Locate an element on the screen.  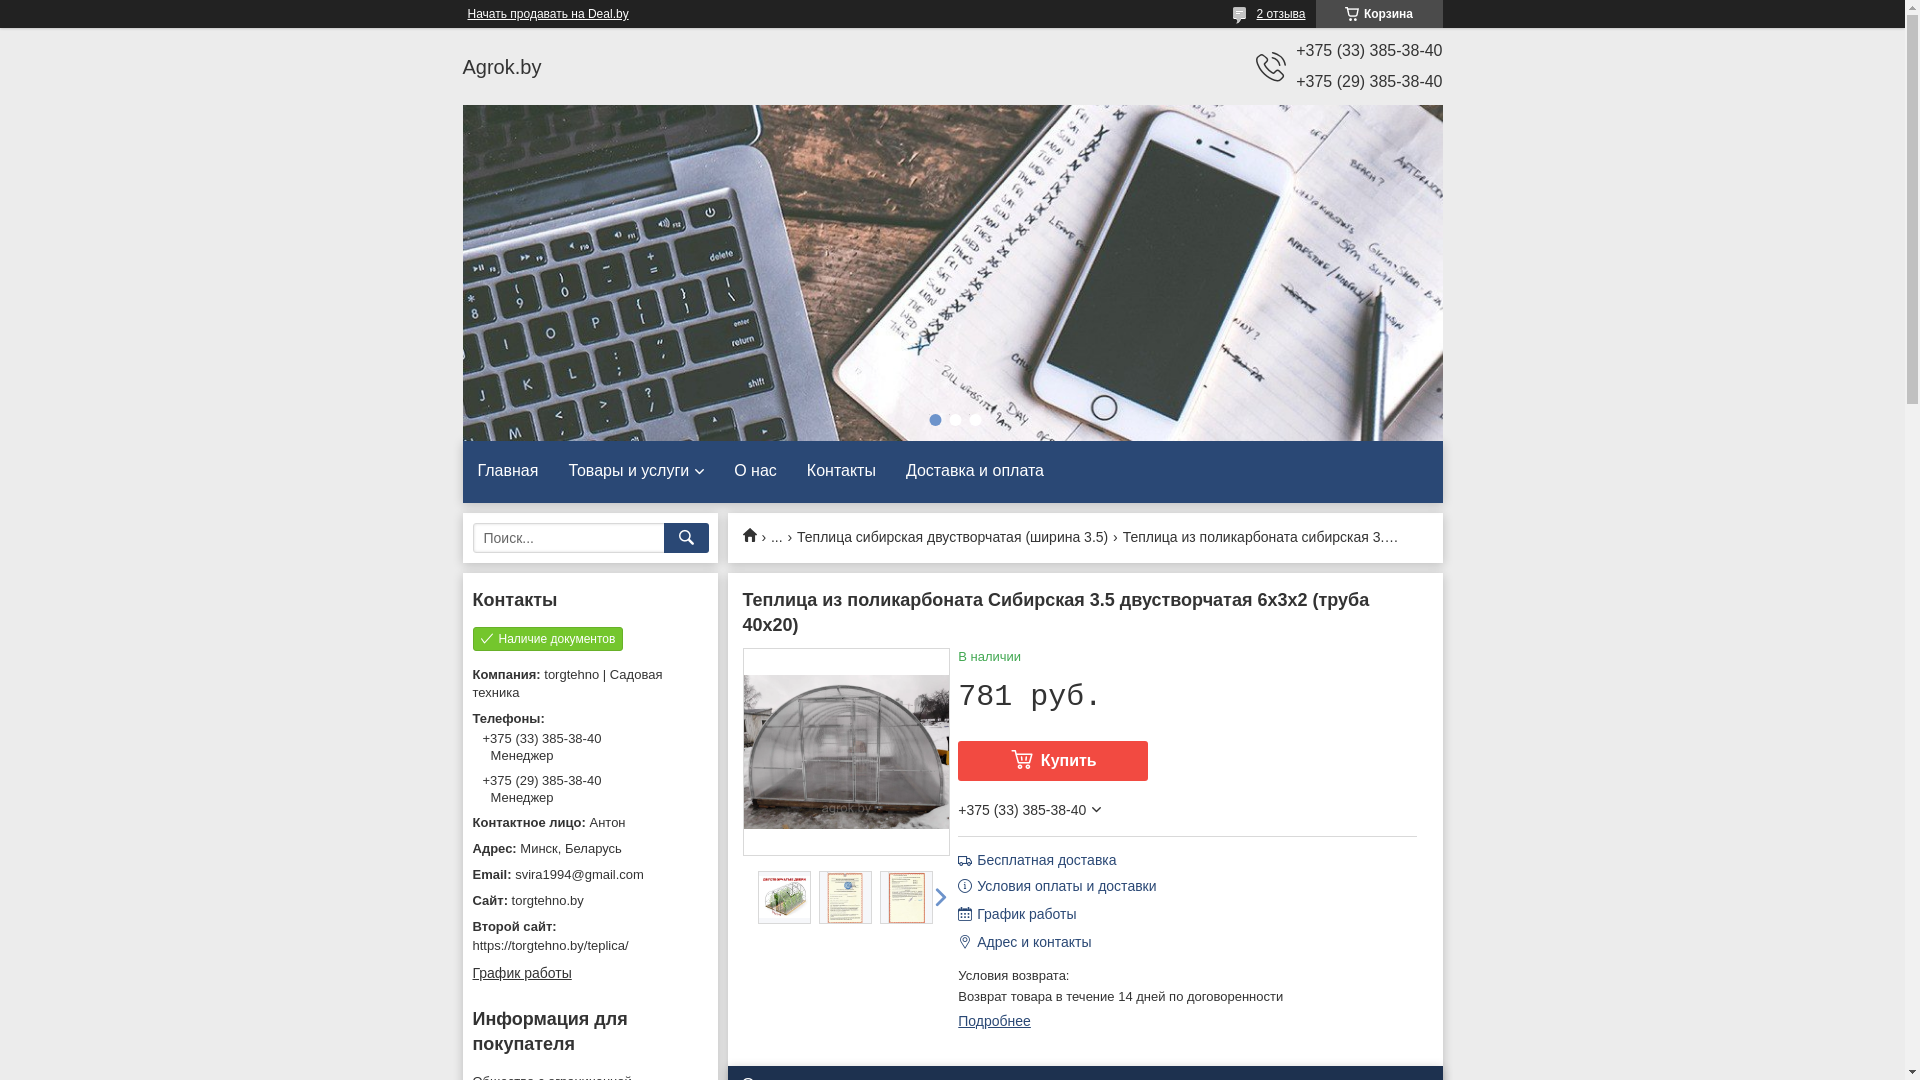
'svira1994@gmail.com' is located at coordinates (588, 874).